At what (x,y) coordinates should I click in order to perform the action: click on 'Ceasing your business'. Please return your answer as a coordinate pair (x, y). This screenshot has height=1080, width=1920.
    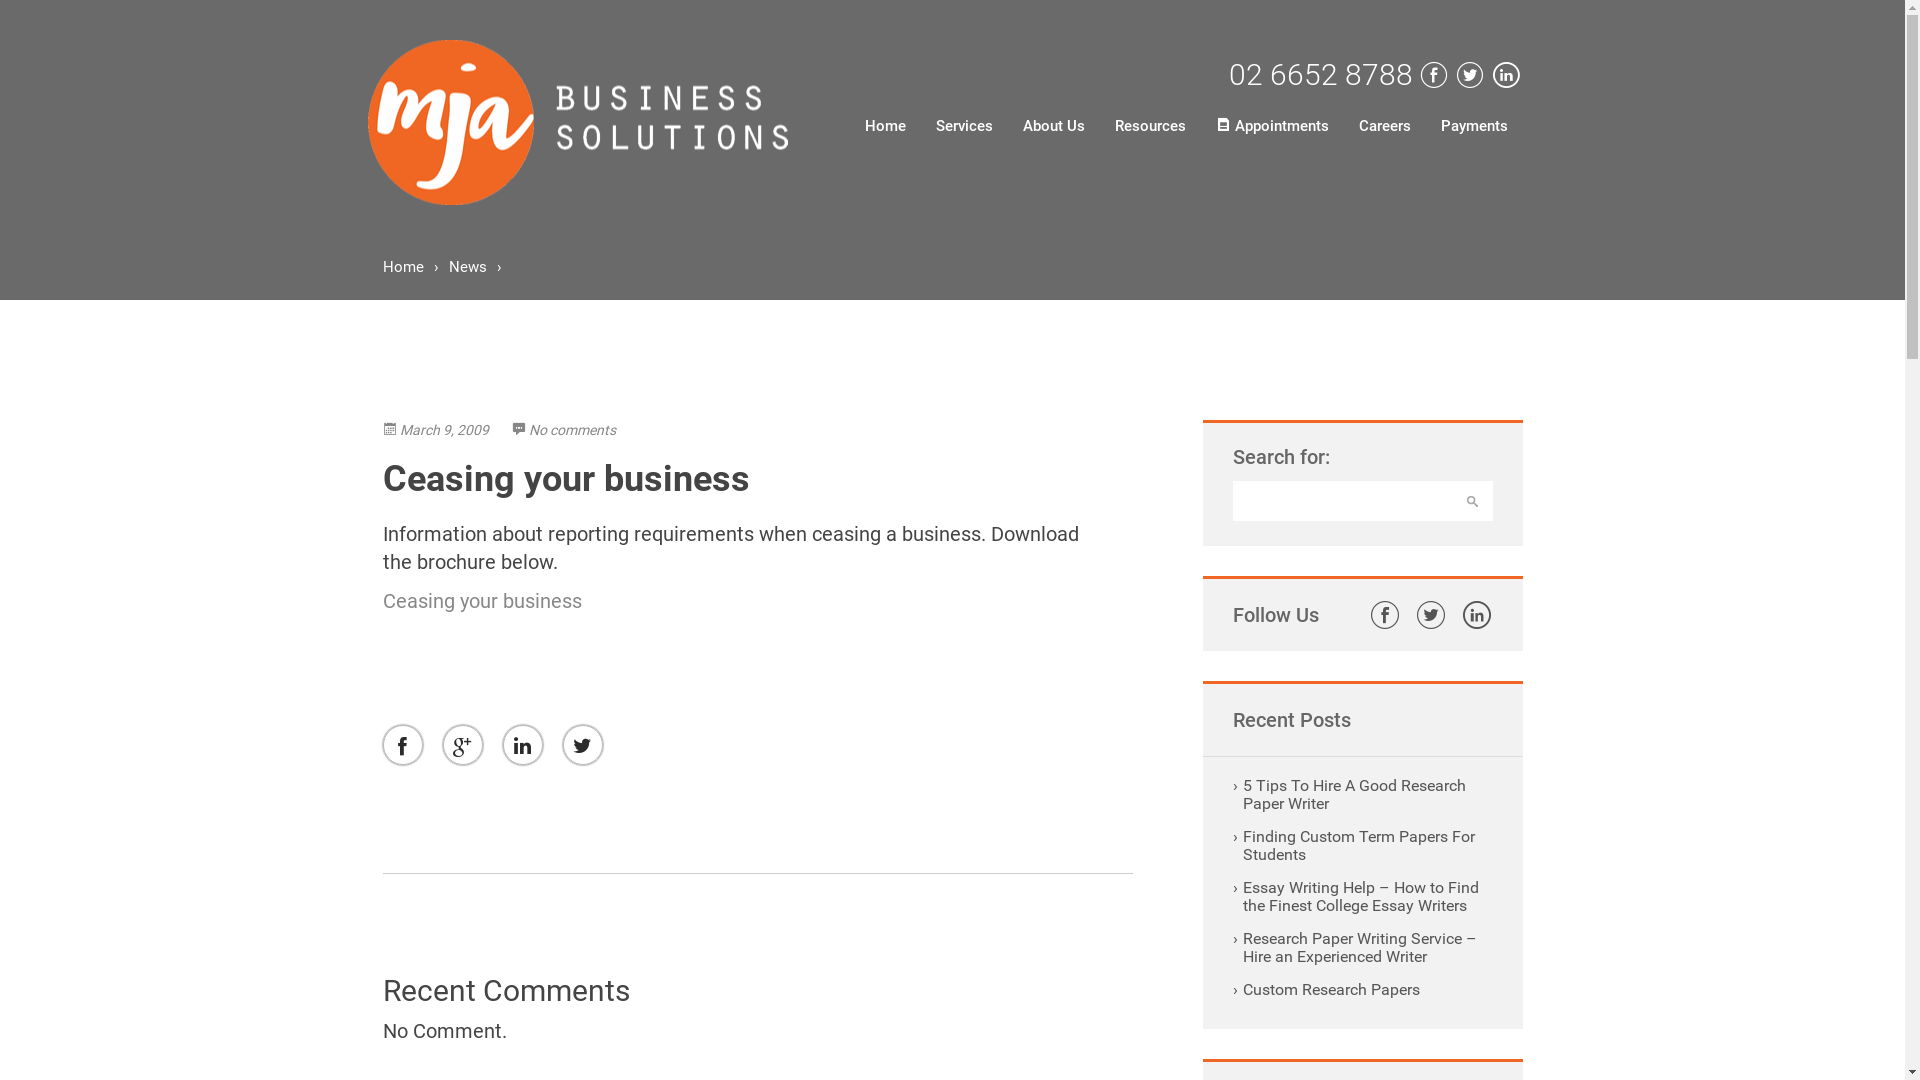
    Looking at the image, I should click on (481, 600).